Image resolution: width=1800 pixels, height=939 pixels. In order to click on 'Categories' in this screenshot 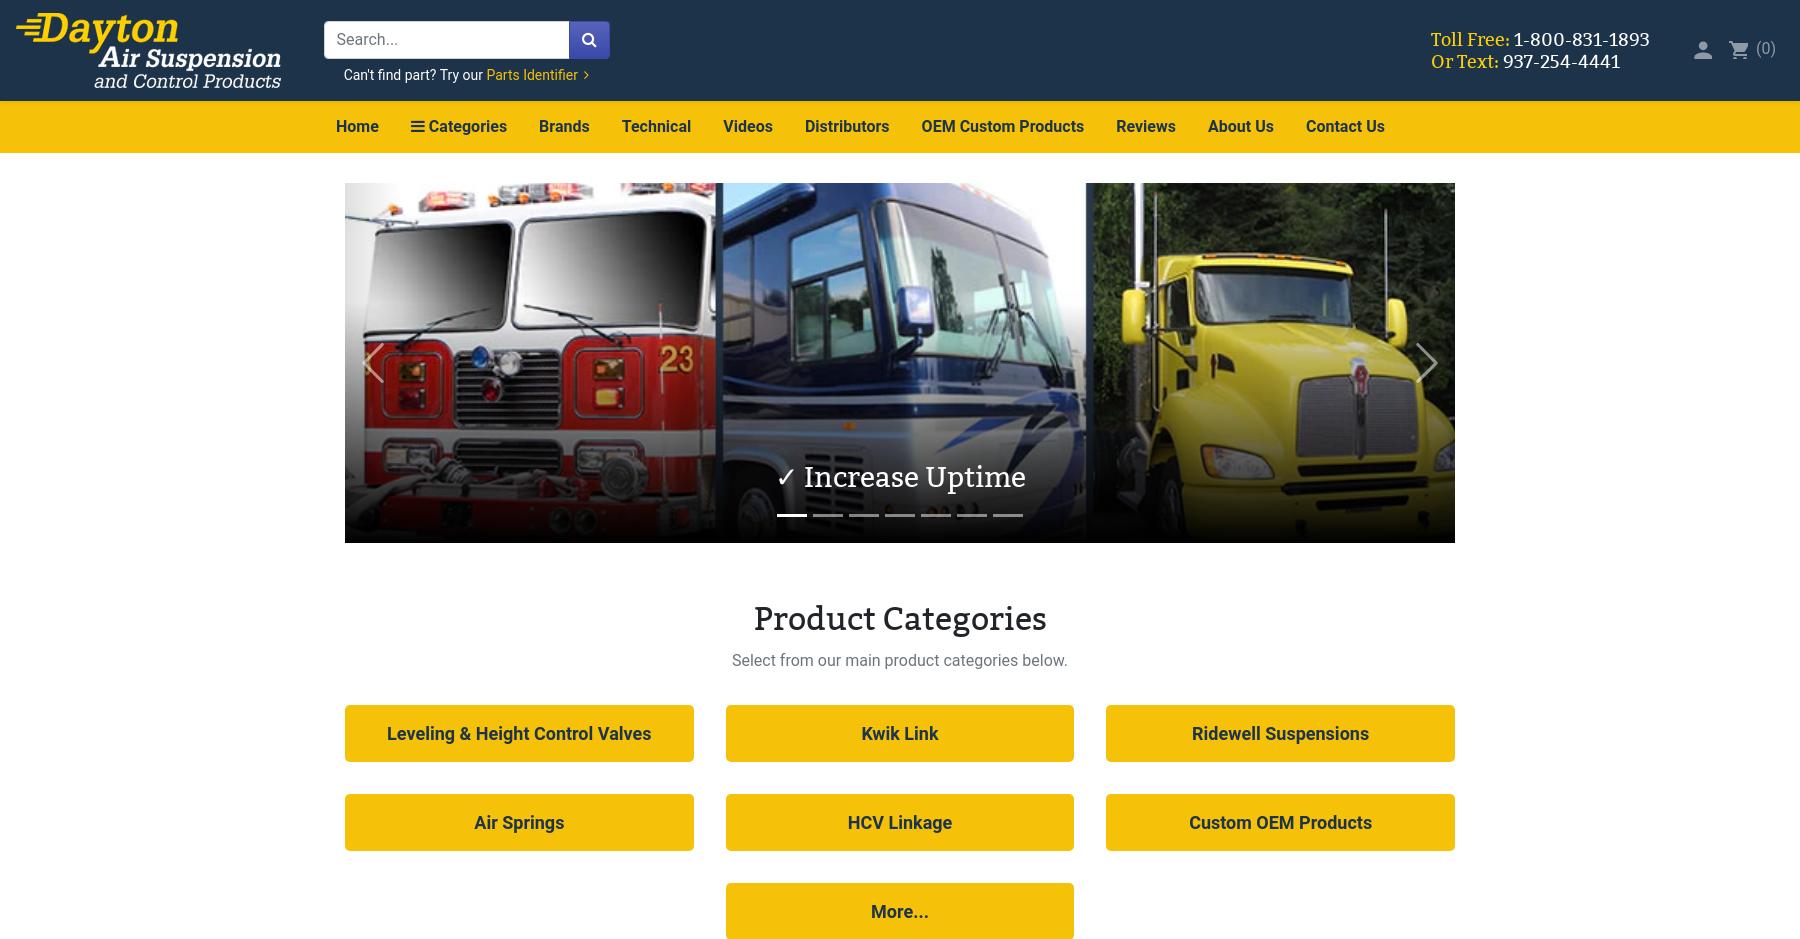, I will do `click(464, 125)`.